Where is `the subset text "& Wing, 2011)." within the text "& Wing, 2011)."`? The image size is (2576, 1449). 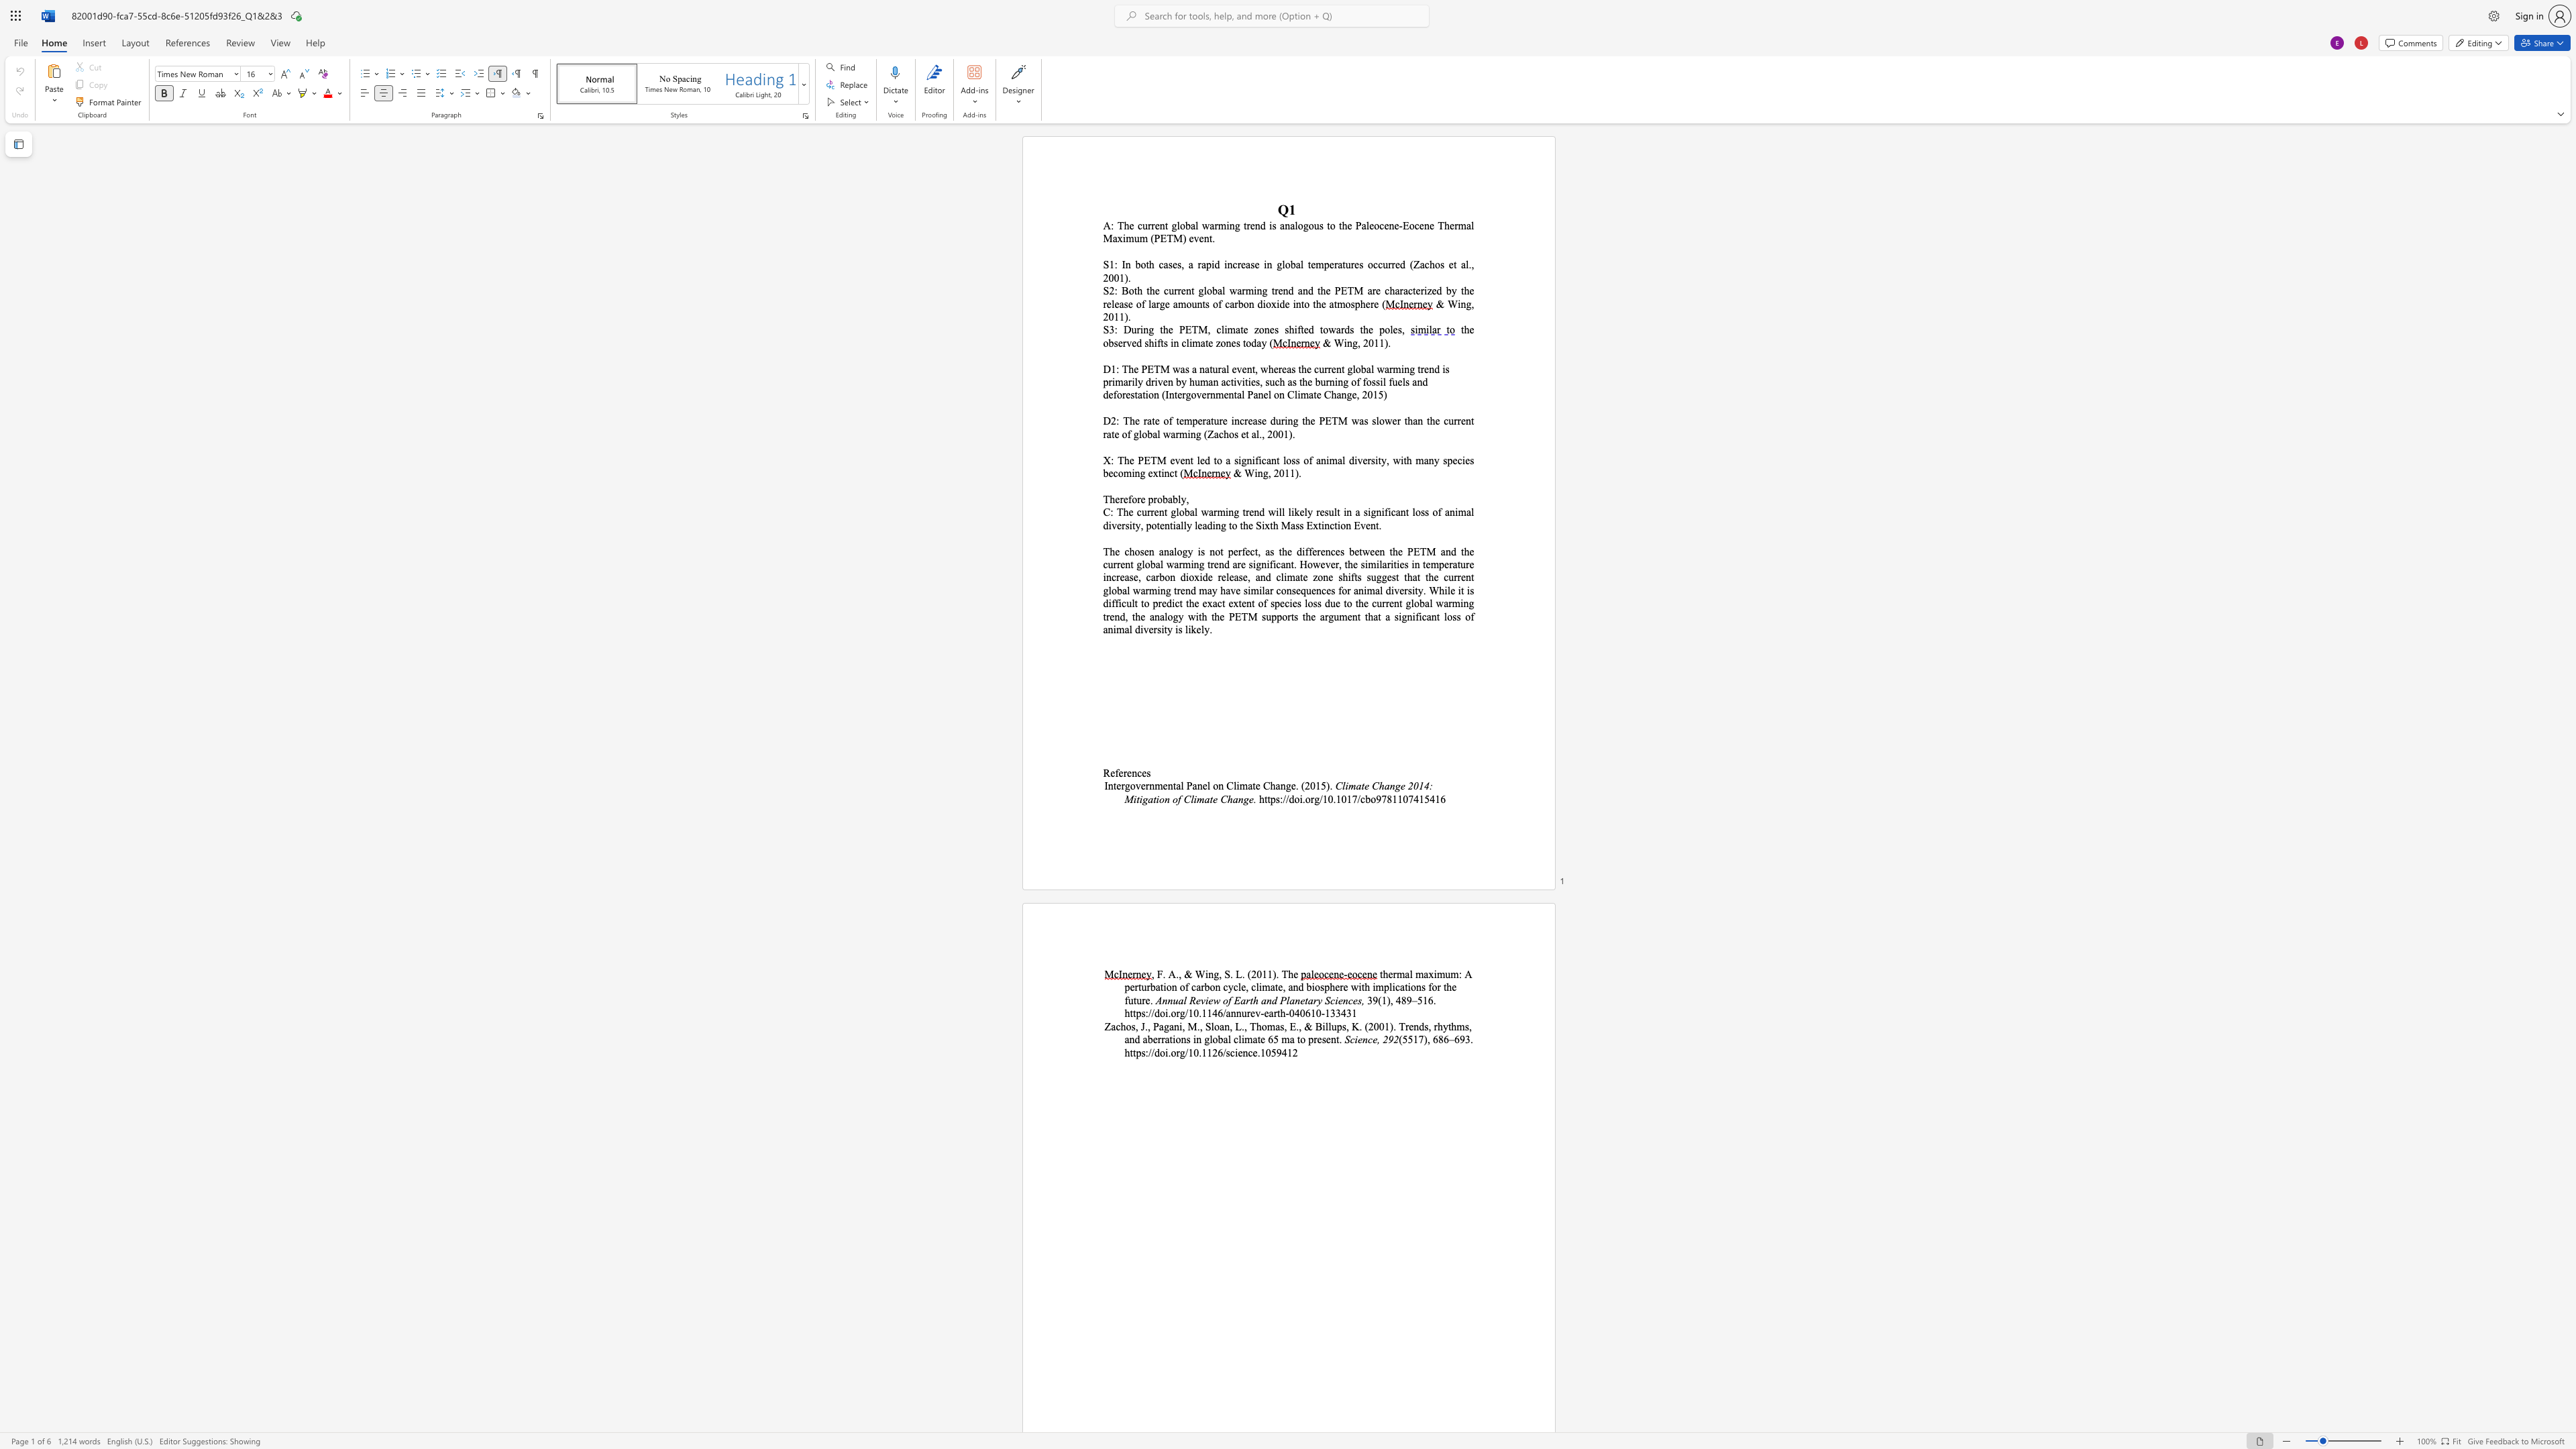 the subset text "& Wing, 2011)." within the text "& Wing, 2011)." is located at coordinates (1232, 472).